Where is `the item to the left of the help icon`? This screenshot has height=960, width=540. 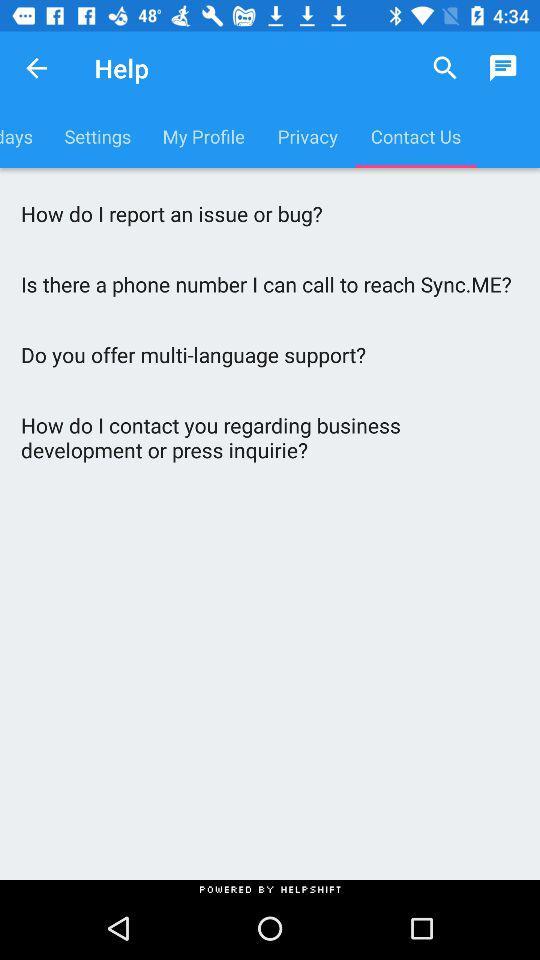
the item to the left of the help icon is located at coordinates (36, 68).